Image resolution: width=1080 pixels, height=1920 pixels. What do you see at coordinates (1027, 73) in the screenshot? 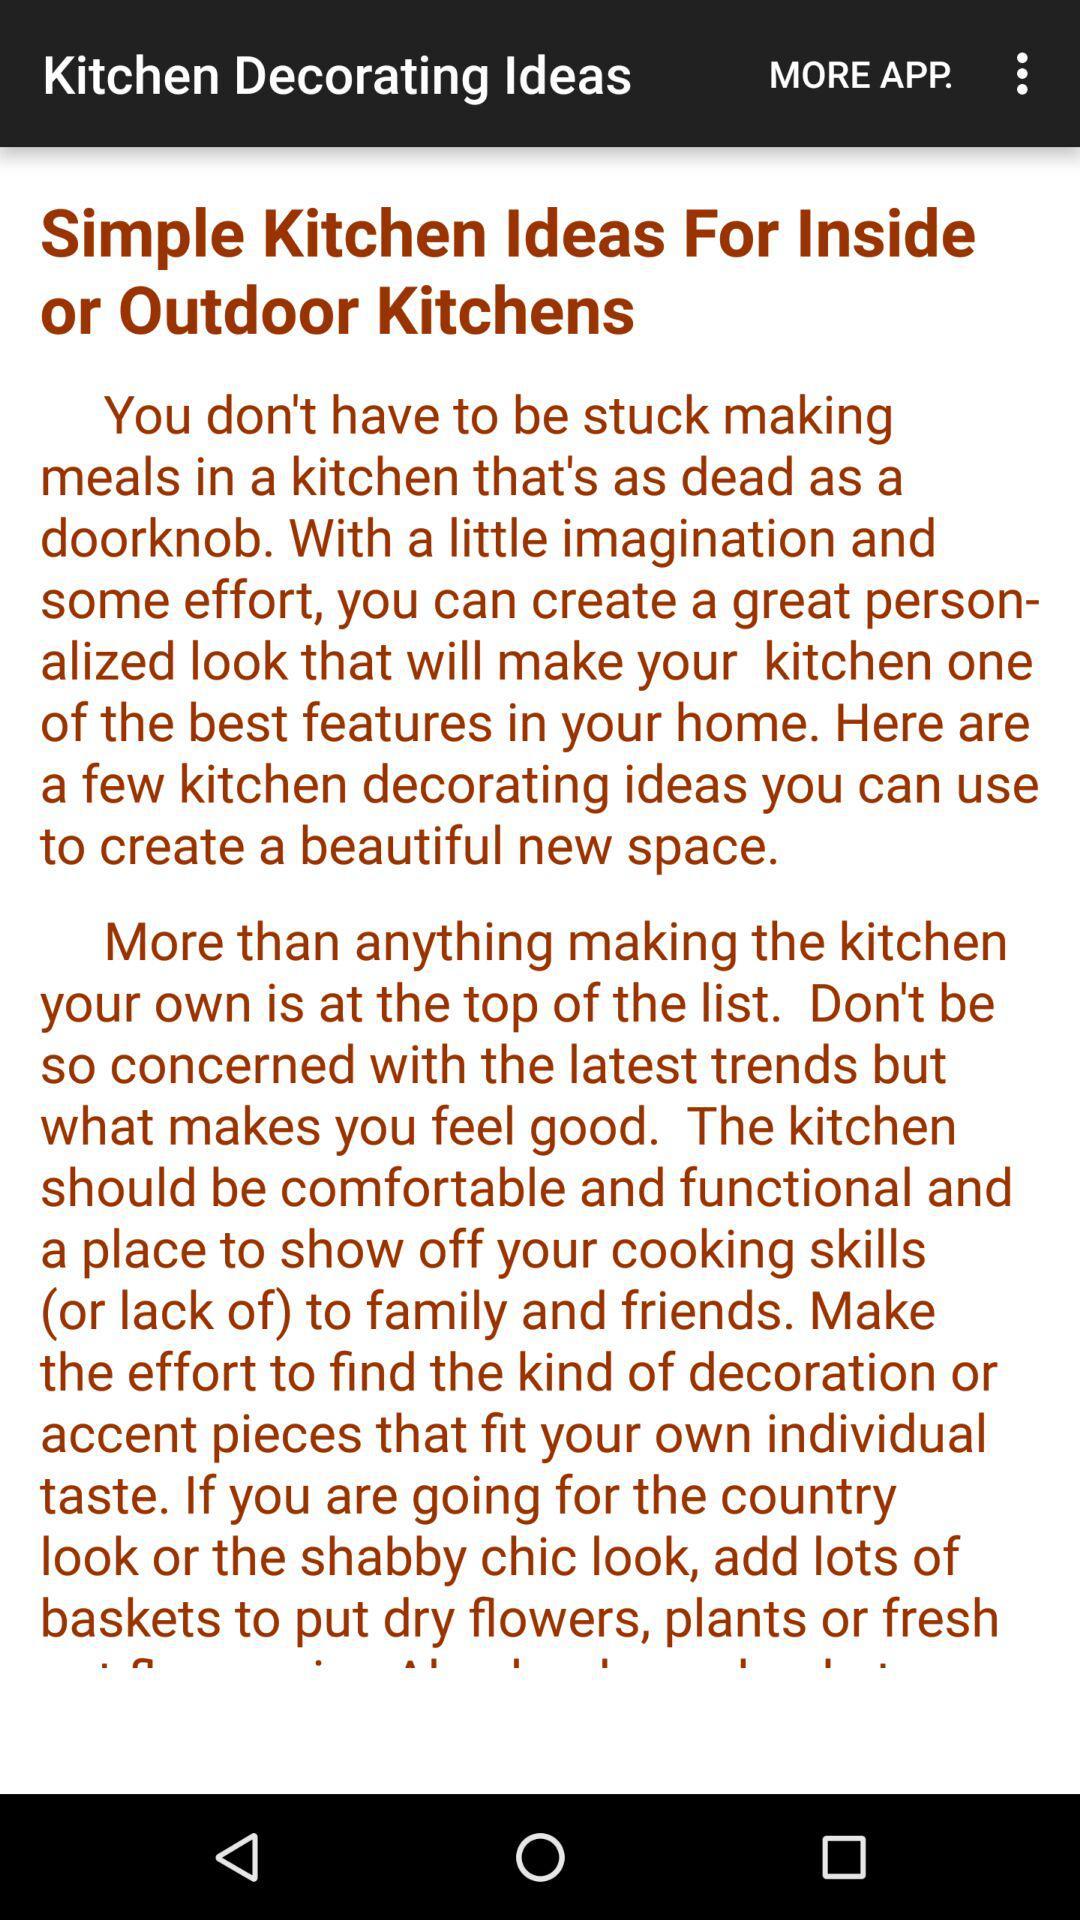
I see `item to the right of more app. icon` at bounding box center [1027, 73].